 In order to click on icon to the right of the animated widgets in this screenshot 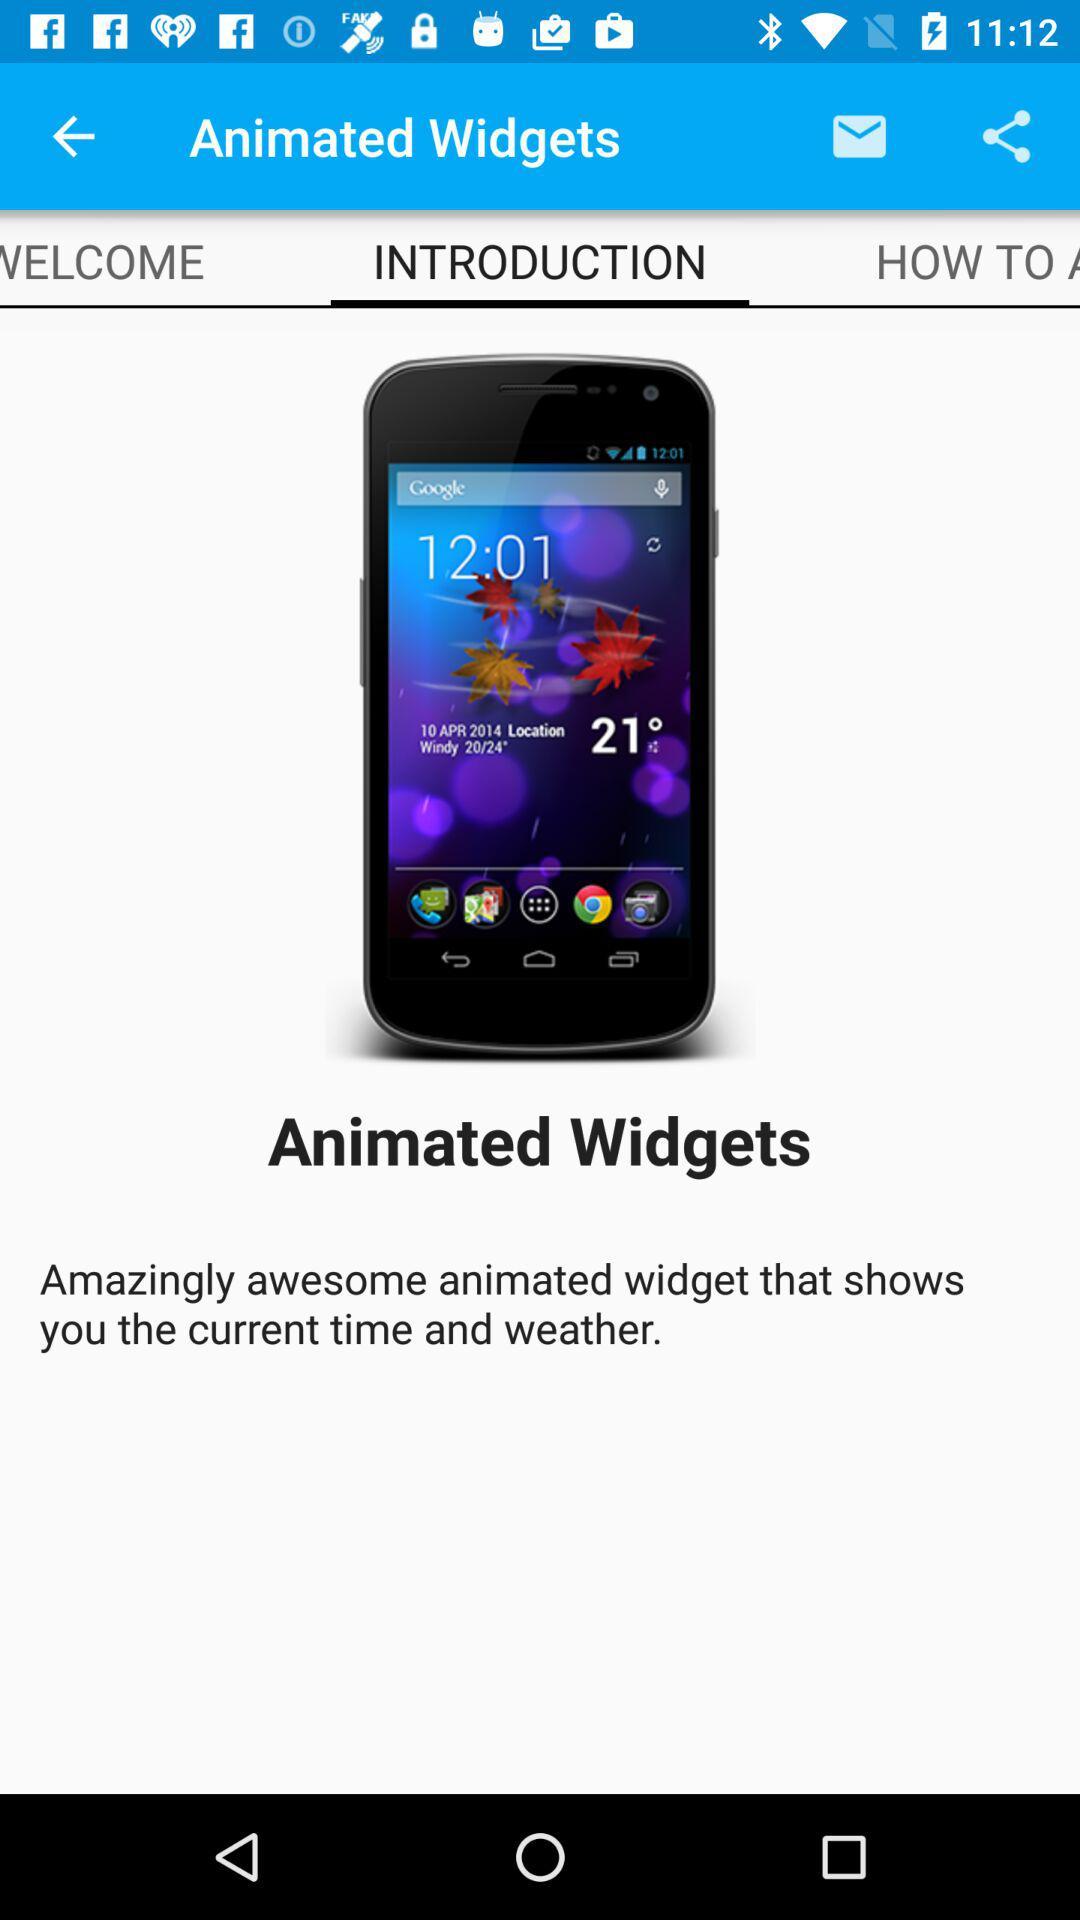, I will do `click(858, 135)`.